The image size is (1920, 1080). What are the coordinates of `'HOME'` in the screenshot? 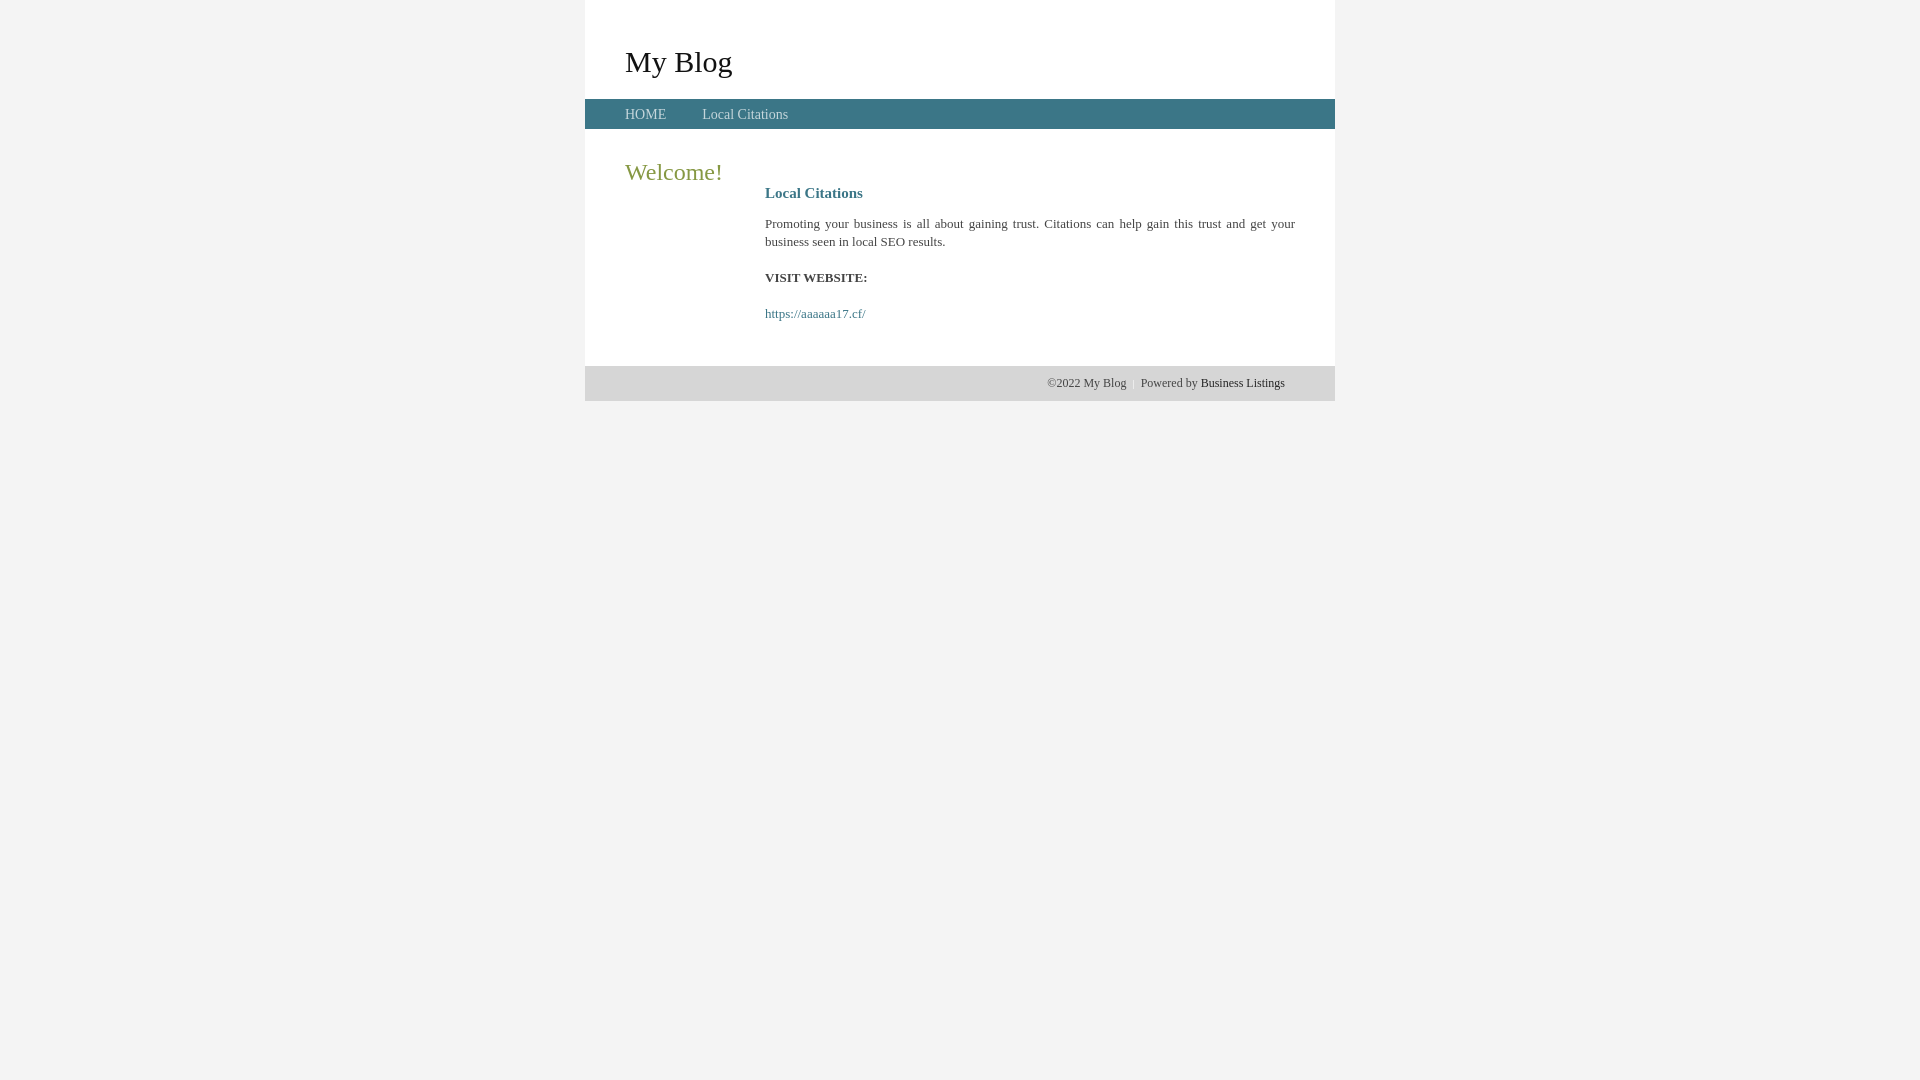 It's located at (645, 114).